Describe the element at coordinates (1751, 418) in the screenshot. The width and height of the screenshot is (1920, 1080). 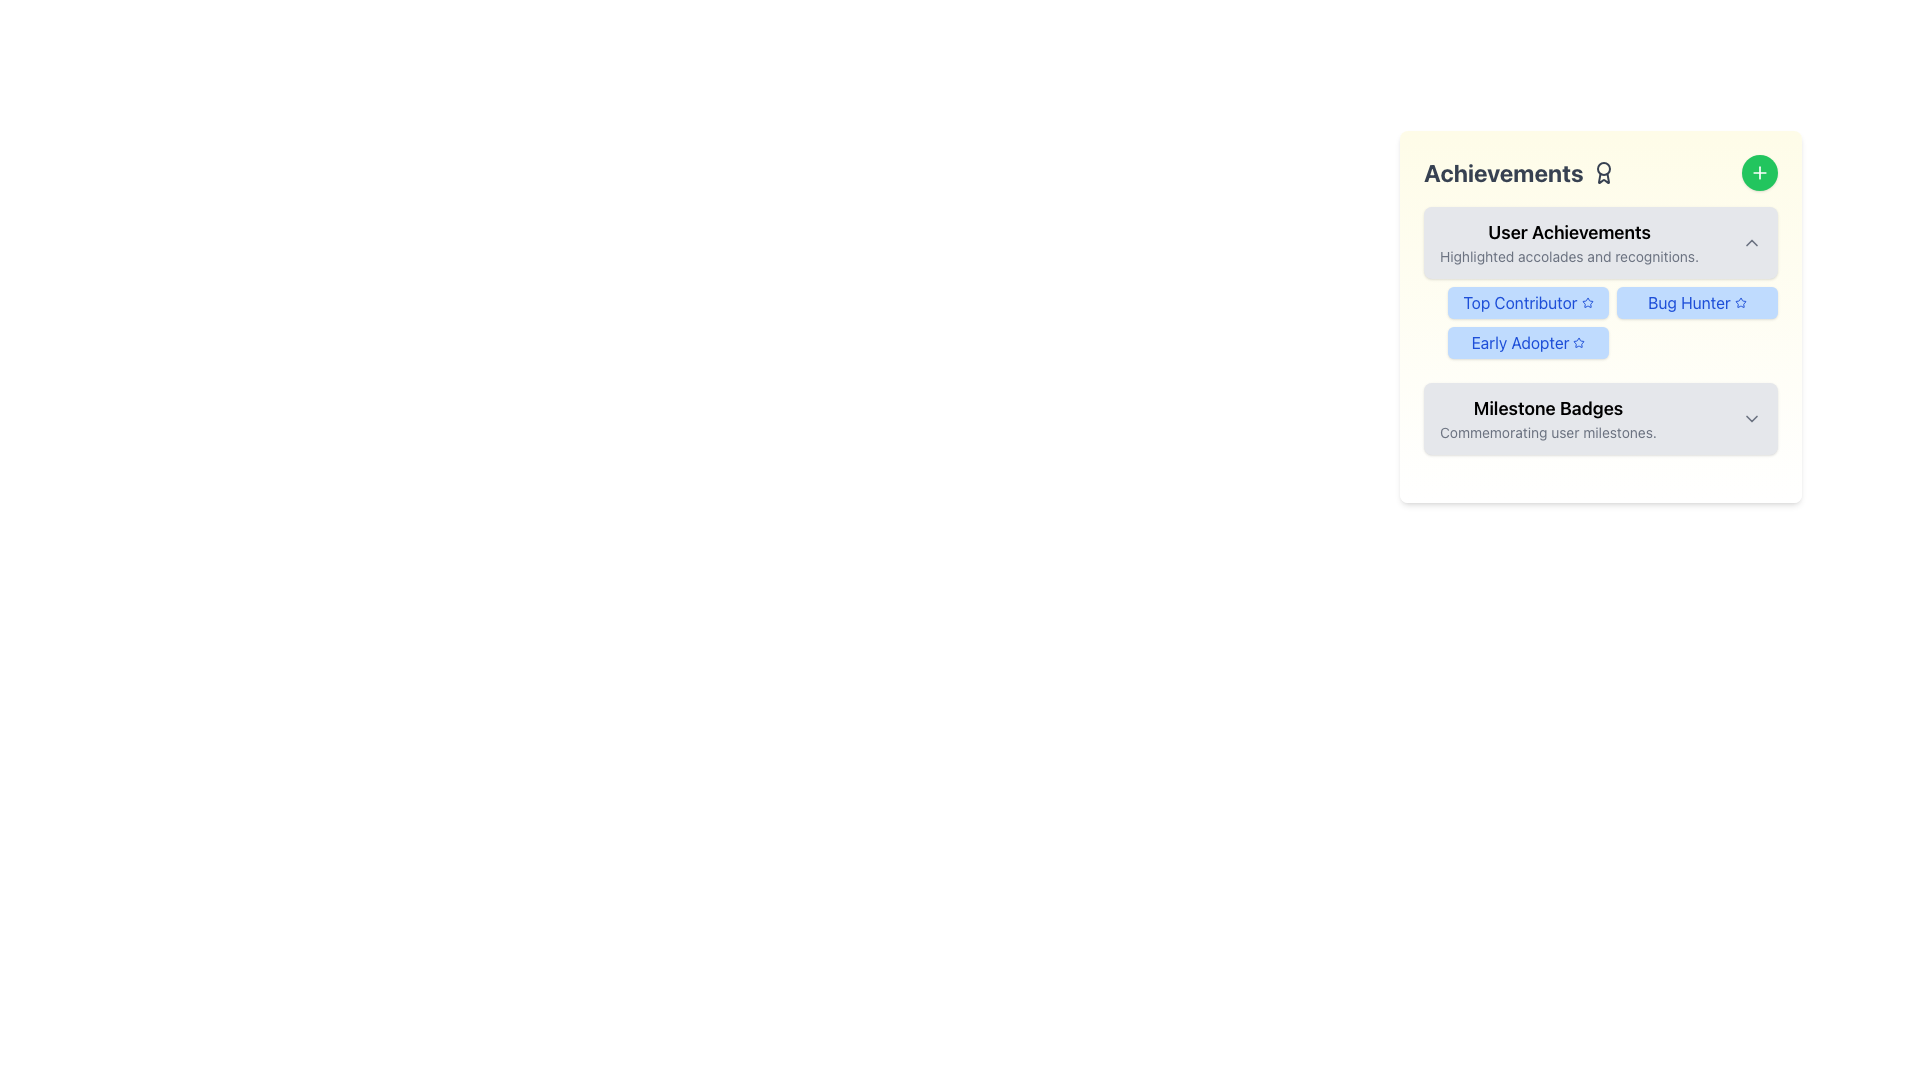
I see `the icon on the far right of the 'Milestone Badges' section` at that location.